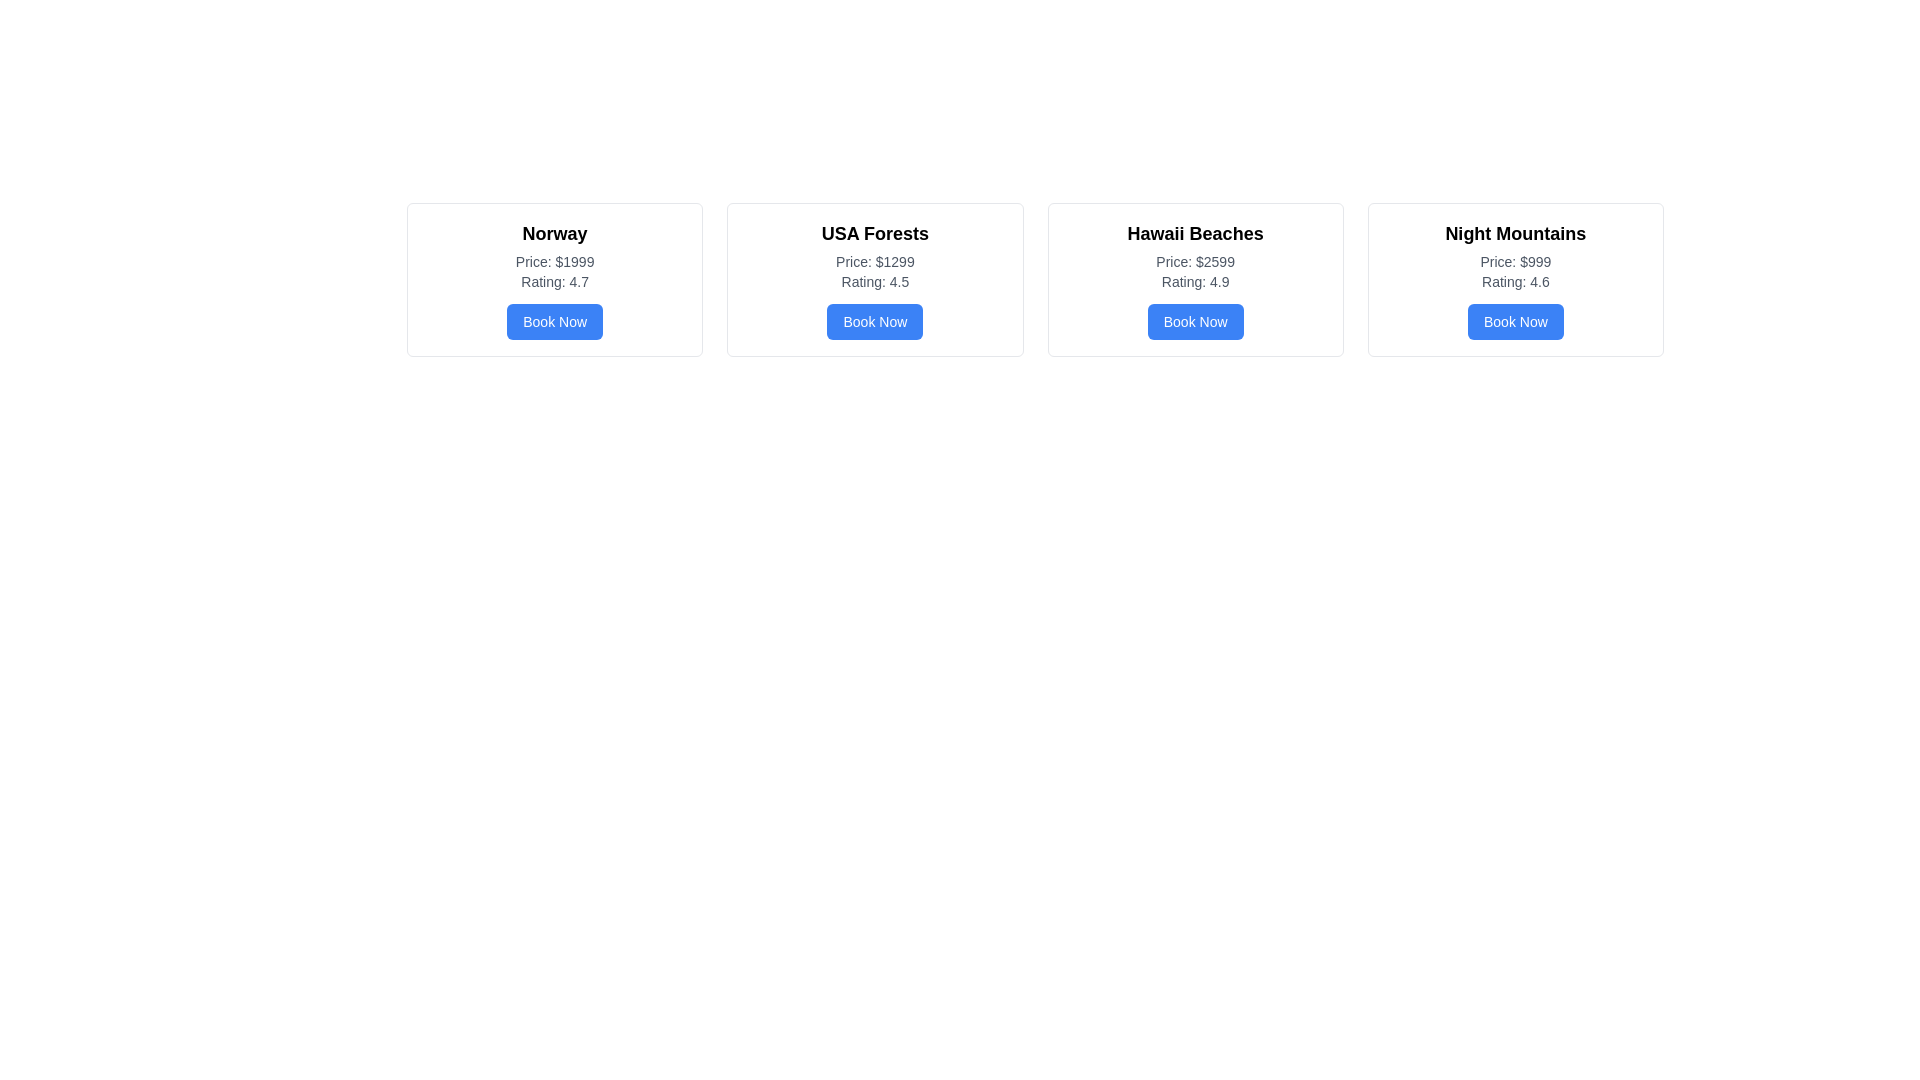 The height and width of the screenshot is (1080, 1920). I want to click on the 'Book Now' button with a blue background and white text located in the bottom-right corner of the 'Night Mountains' card, so click(1515, 320).